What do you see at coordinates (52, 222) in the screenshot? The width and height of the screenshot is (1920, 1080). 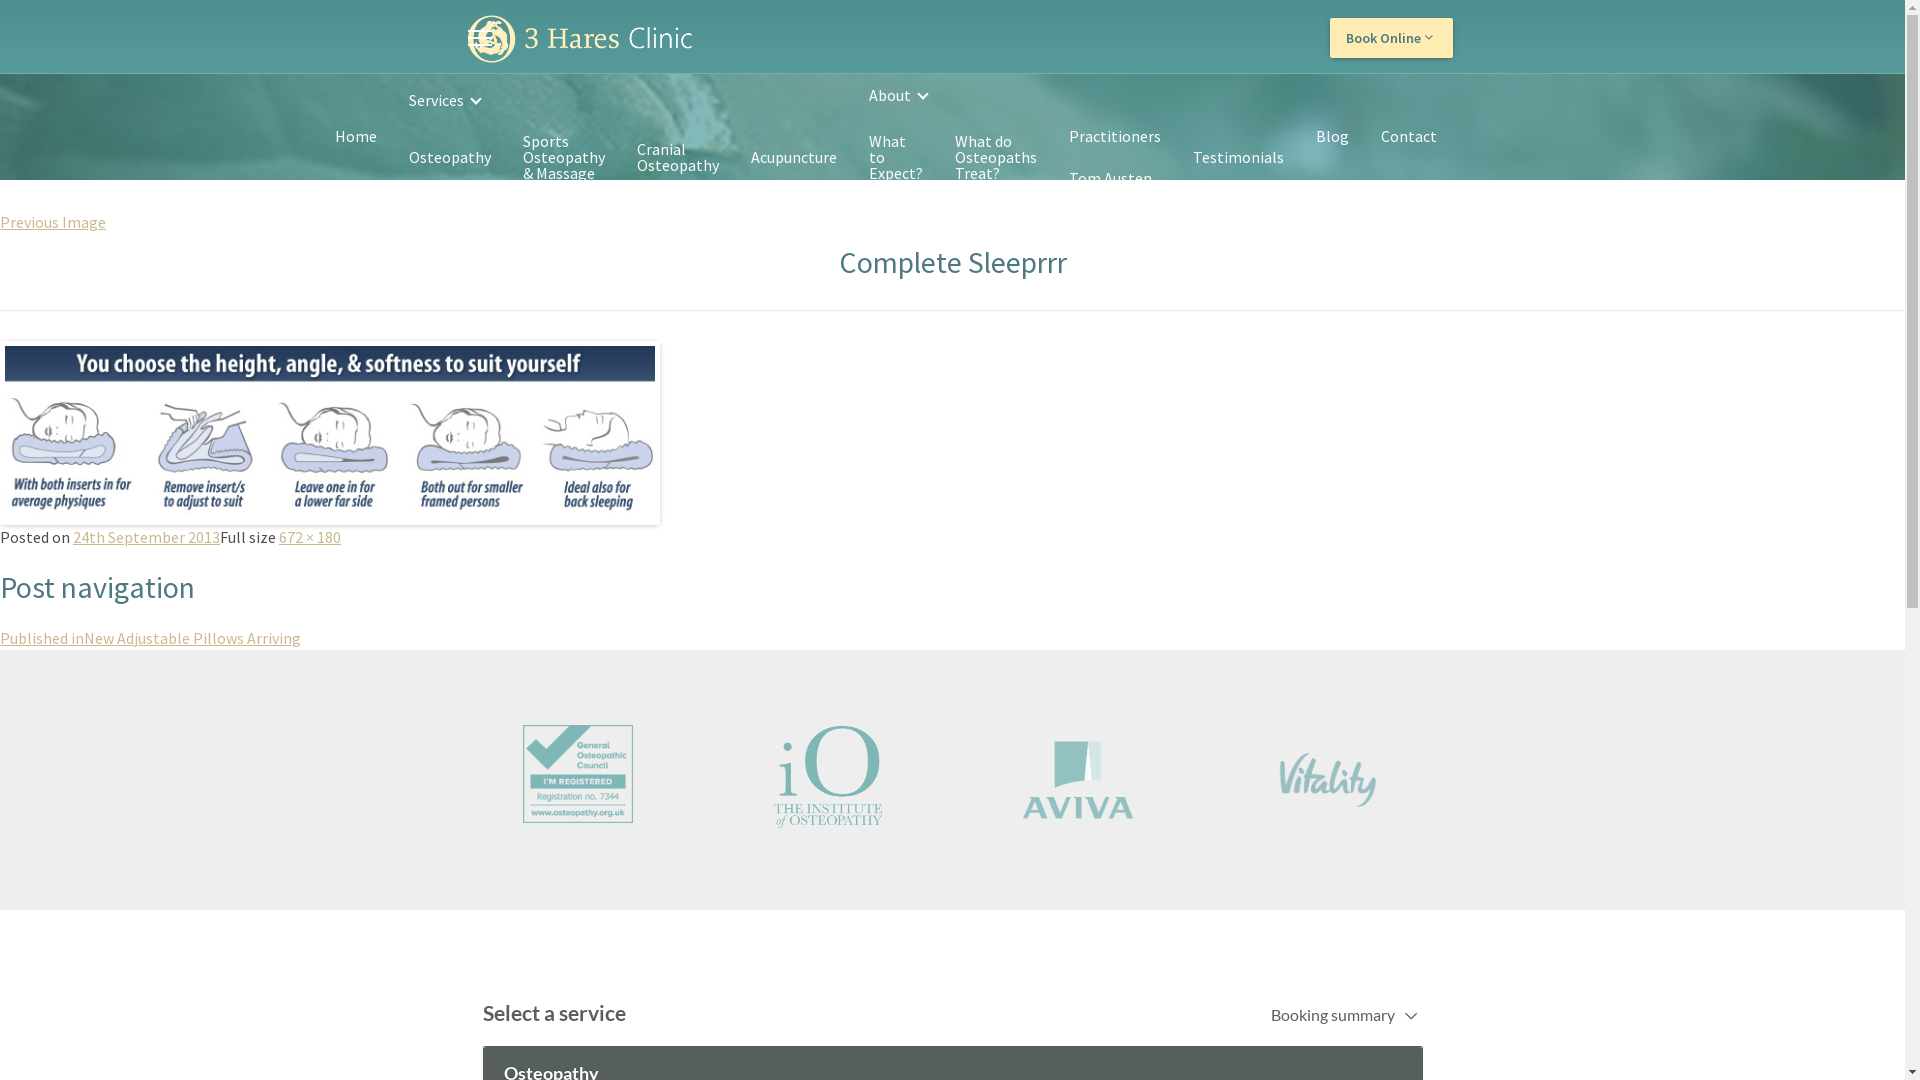 I see `'Previous Image'` at bounding box center [52, 222].